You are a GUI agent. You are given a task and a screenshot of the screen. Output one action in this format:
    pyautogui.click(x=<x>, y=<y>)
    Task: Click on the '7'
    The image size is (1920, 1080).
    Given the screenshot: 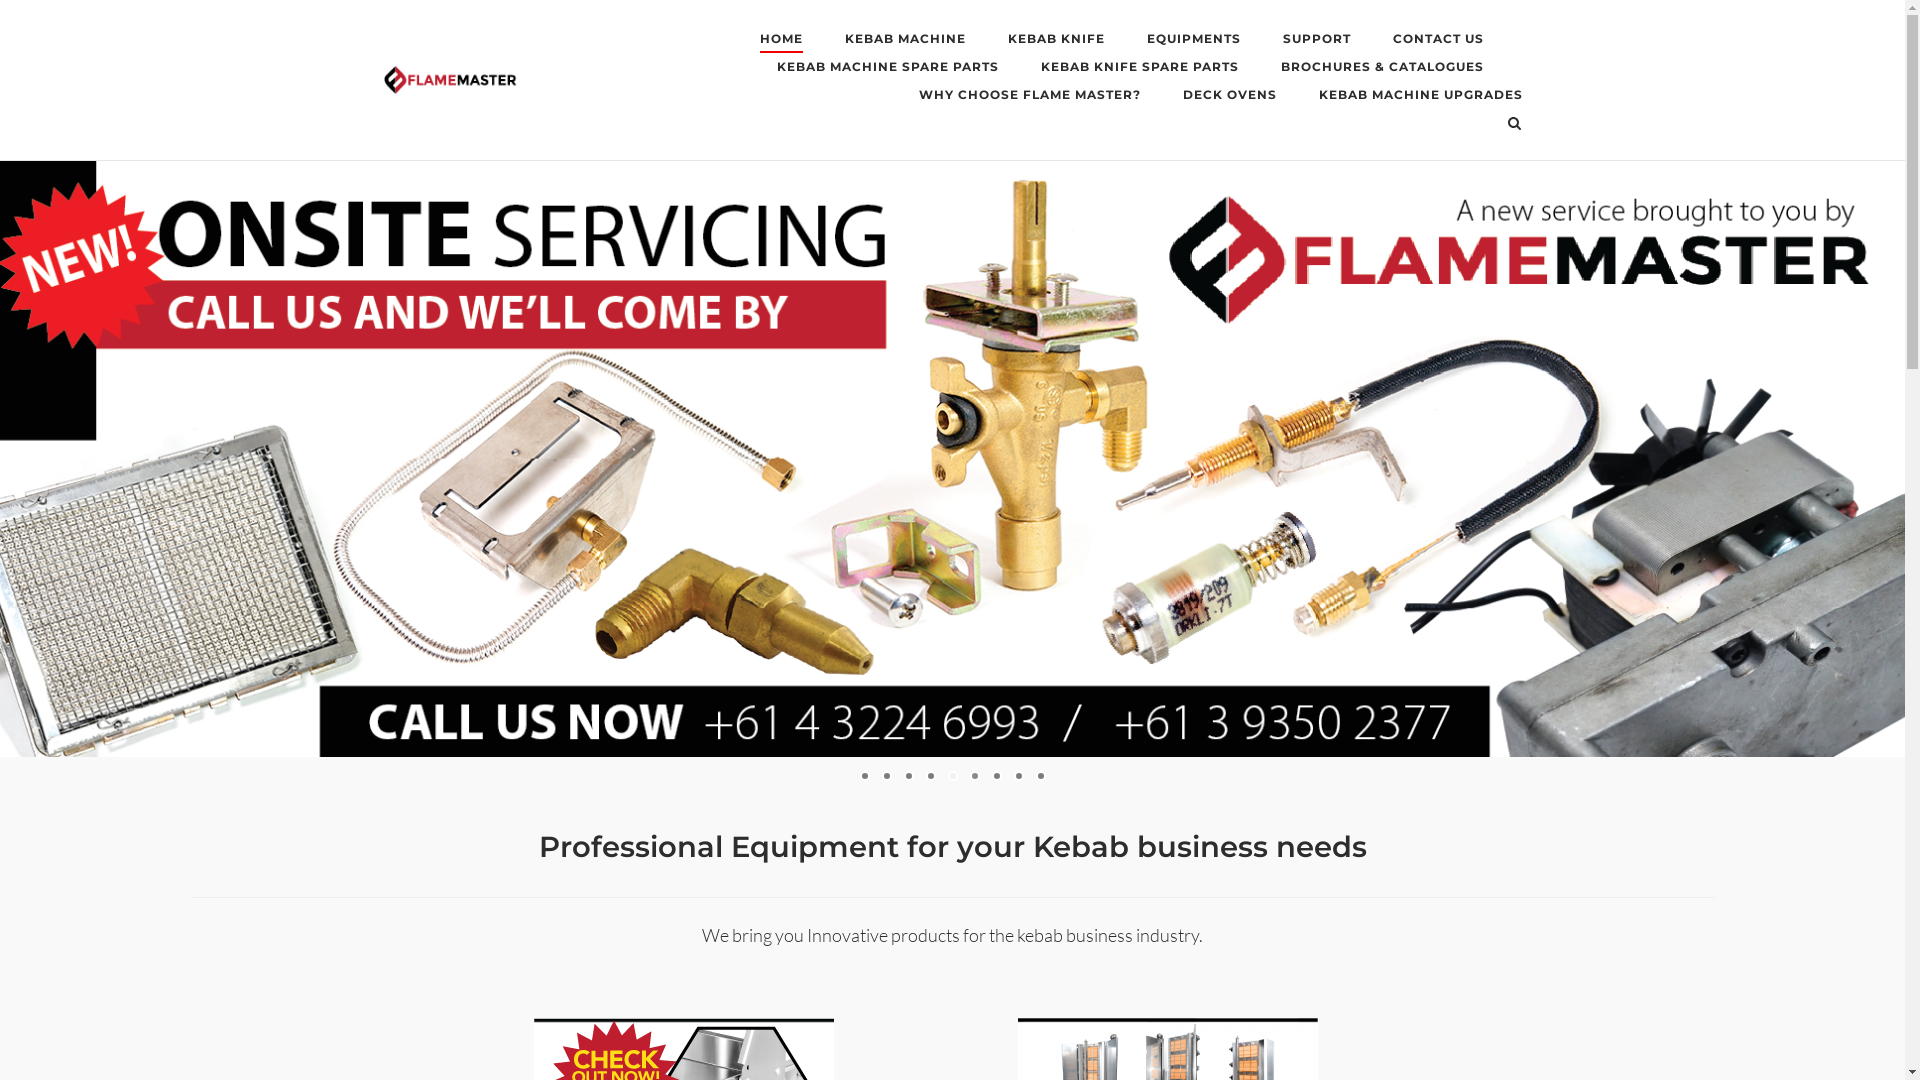 What is the action you would take?
    pyautogui.click(x=997, y=774)
    